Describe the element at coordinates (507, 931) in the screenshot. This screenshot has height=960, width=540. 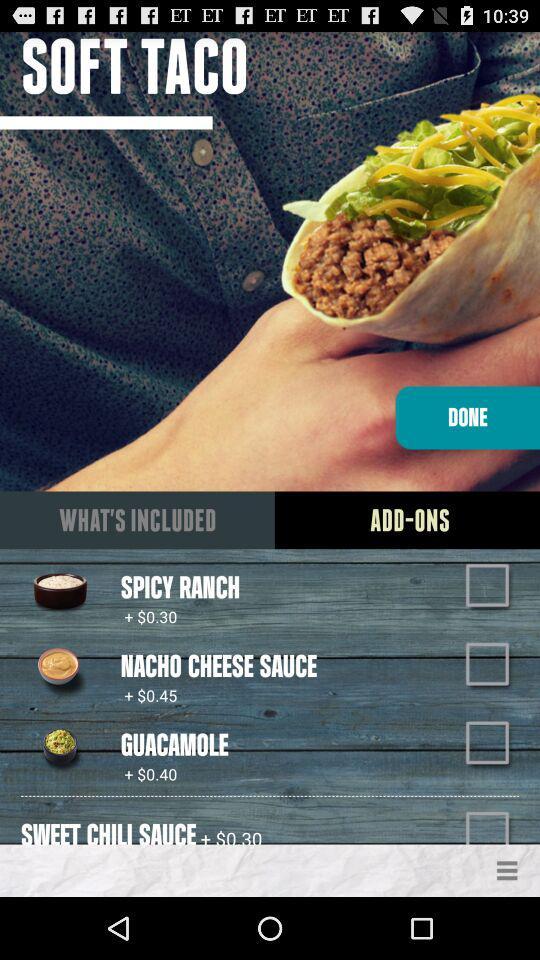
I see `the menu icon` at that location.